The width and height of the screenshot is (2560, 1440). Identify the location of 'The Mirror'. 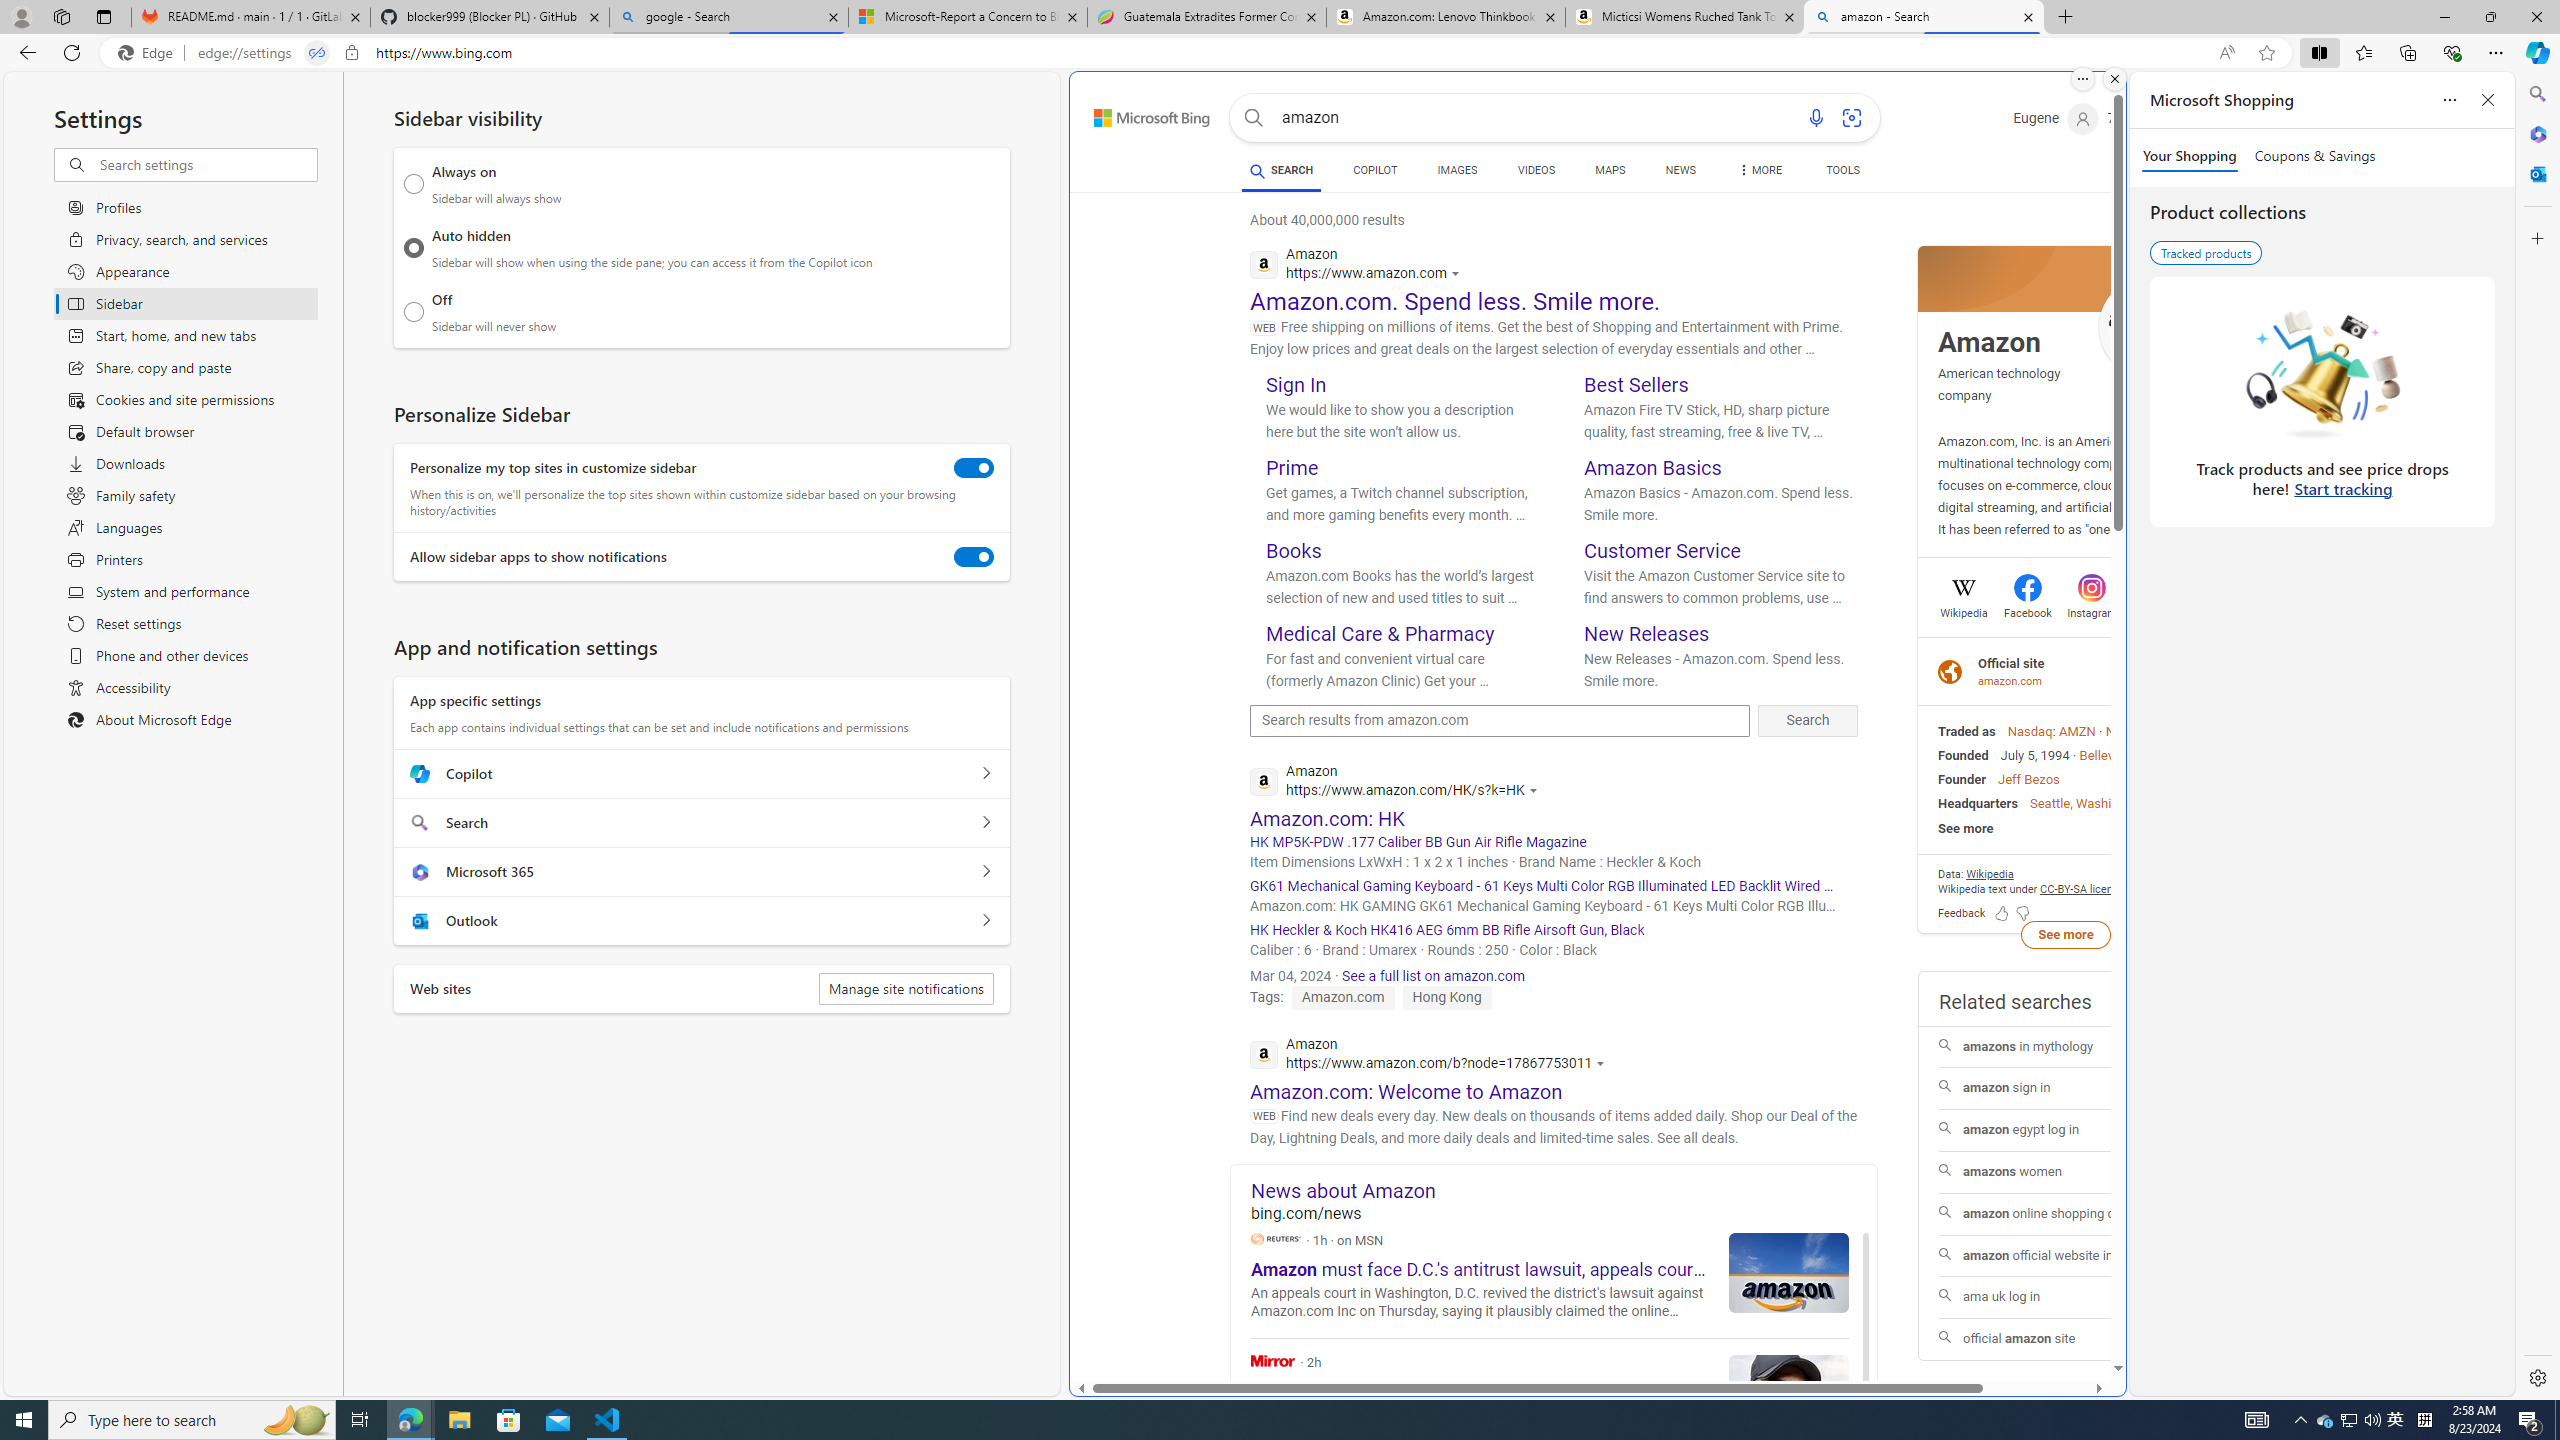
(1272, 1359).